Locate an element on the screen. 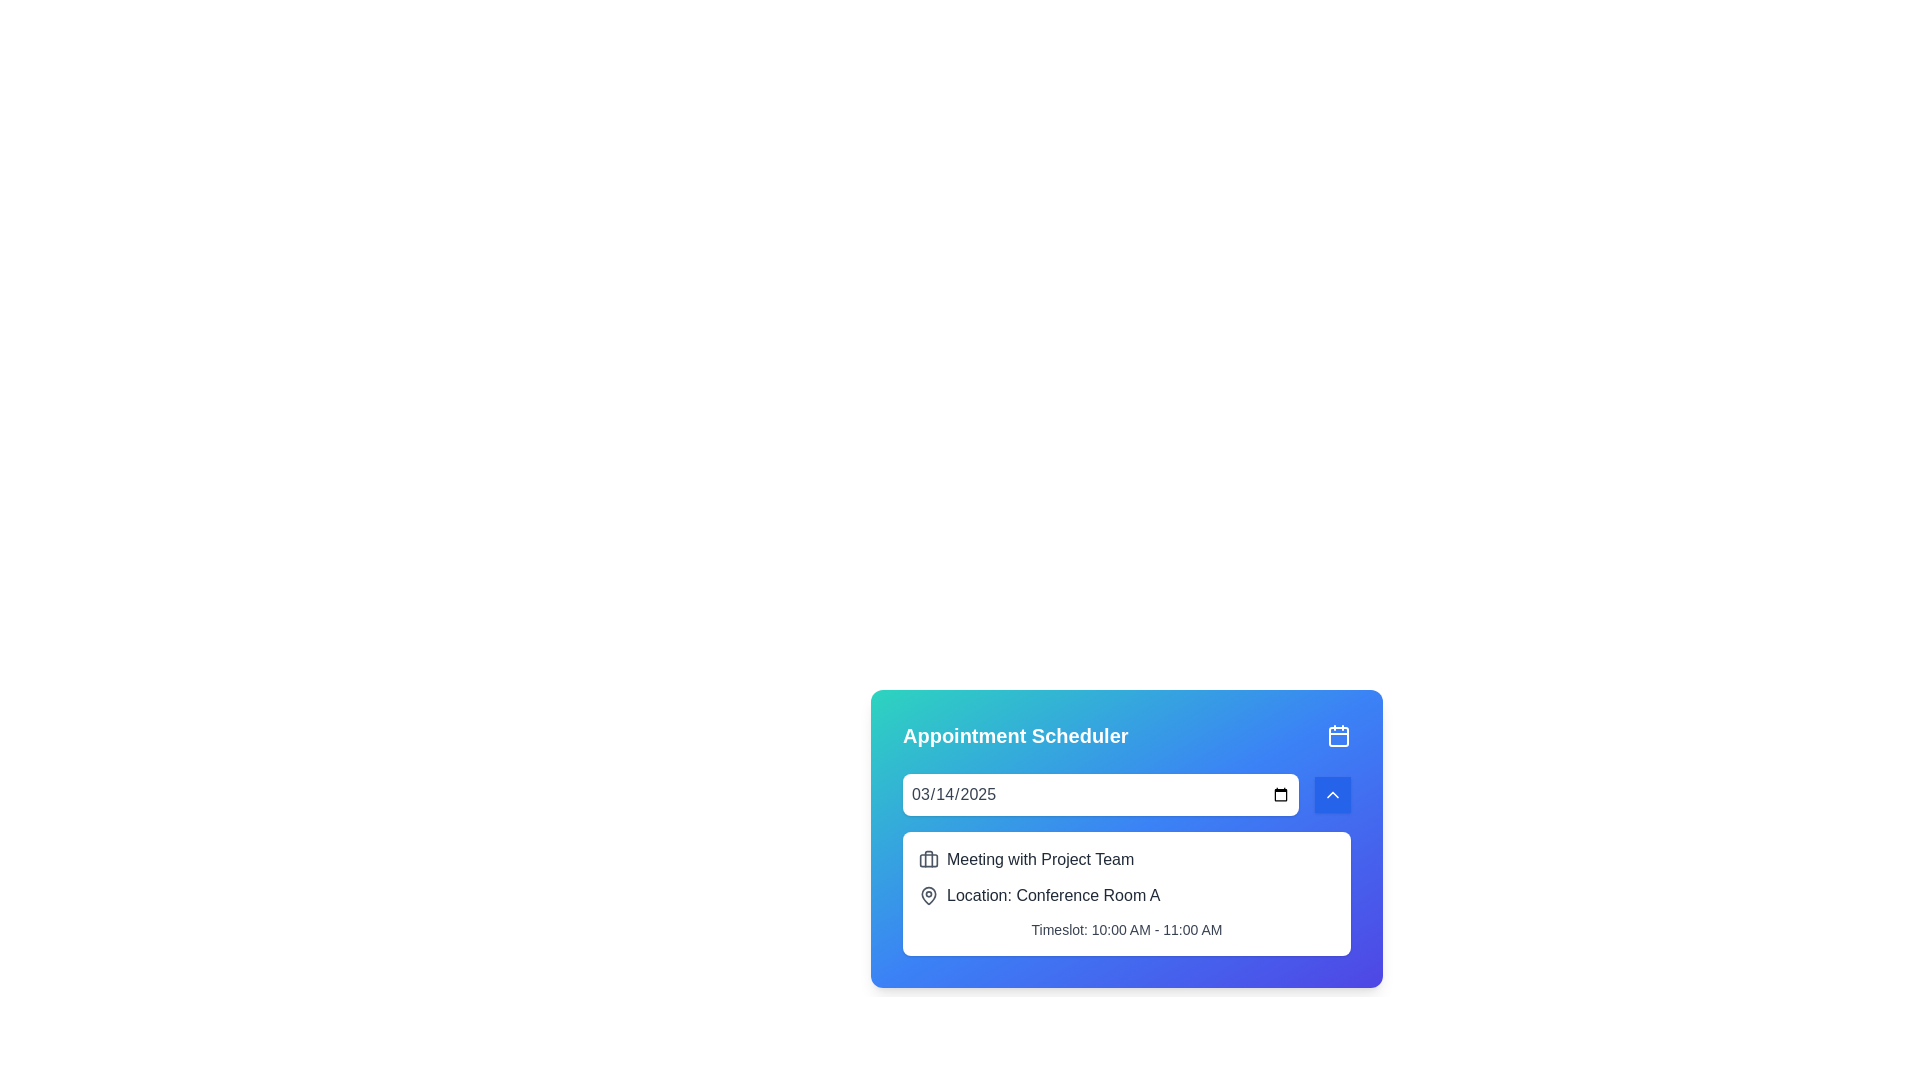 This screenshot has width=1920, height=1080. the small circular button with a blue background and a white chevron arrow pointing upwards, located to the right of the date input field in the calendar appointment interface is located at coordinates (1333, 793).